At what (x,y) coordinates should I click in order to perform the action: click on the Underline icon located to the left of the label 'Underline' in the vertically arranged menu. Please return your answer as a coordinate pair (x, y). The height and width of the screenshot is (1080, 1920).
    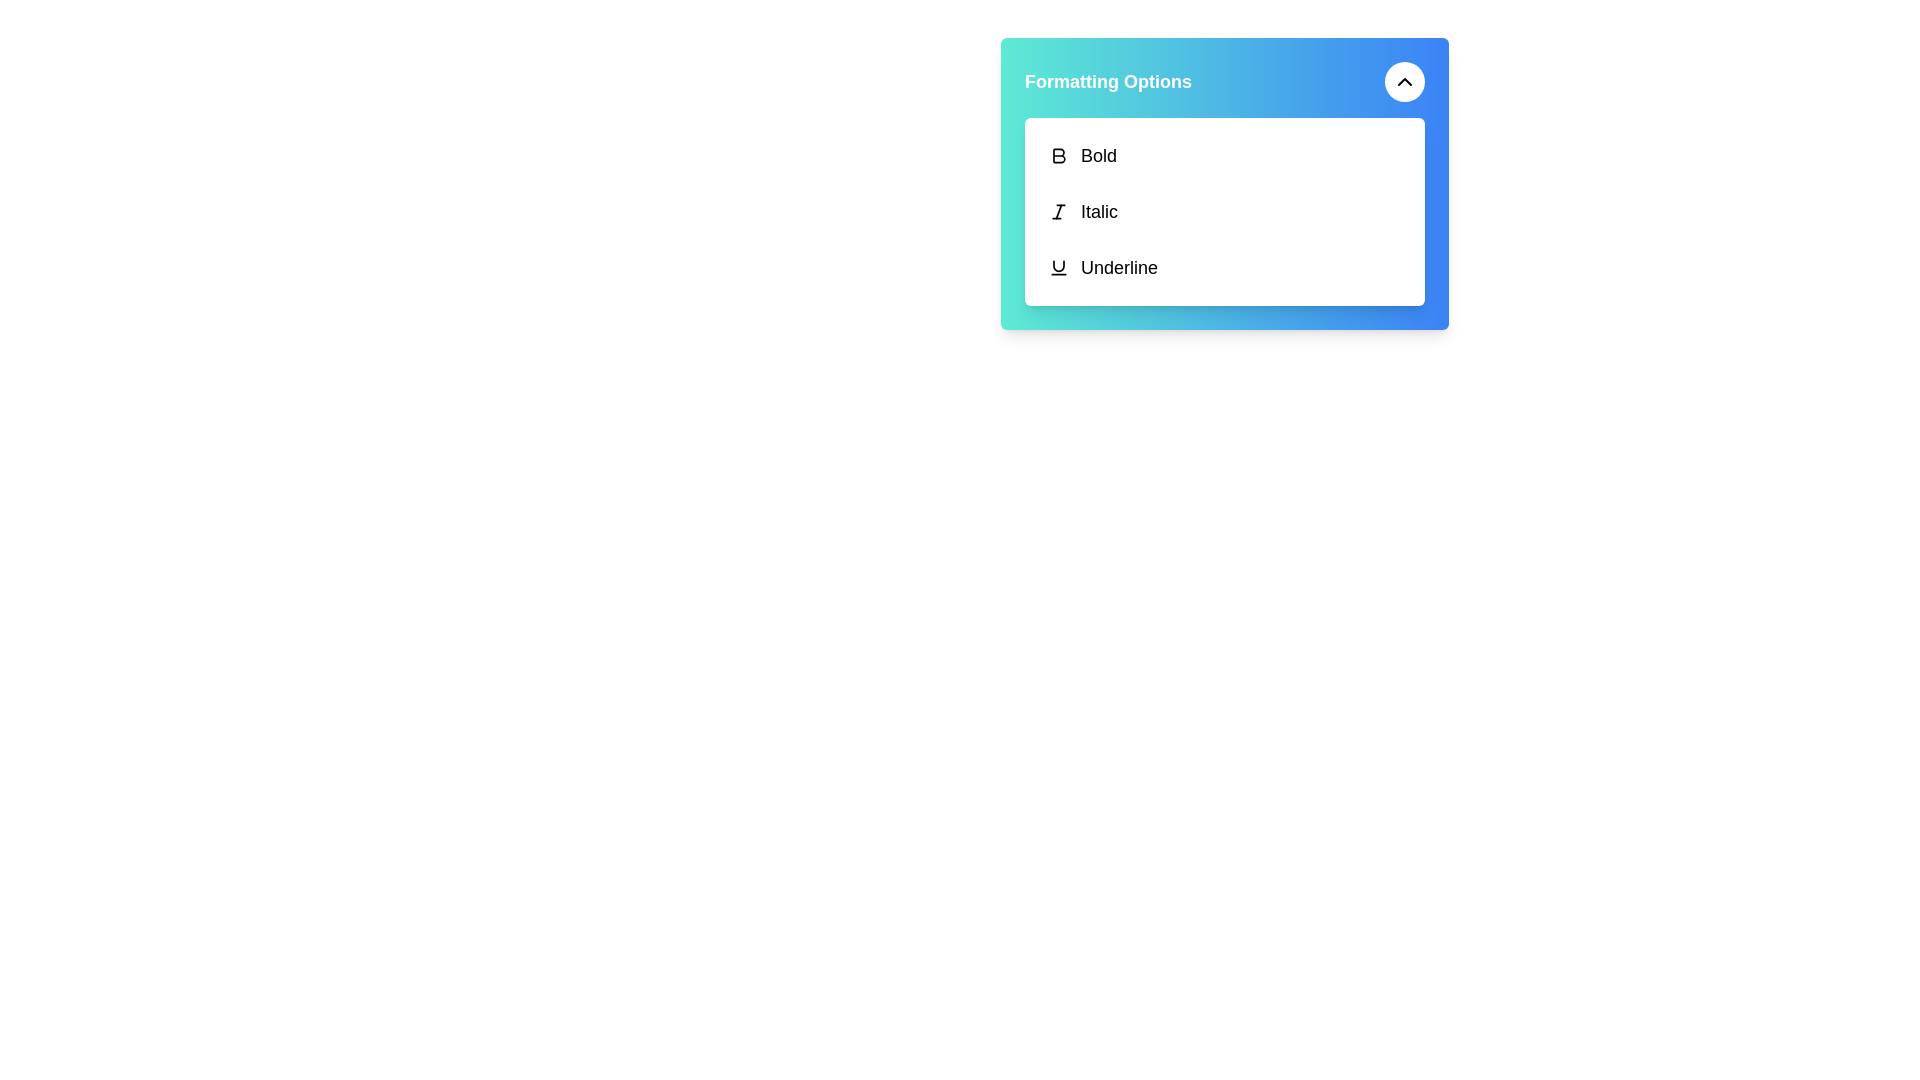
    Looking at the image, I should click on (1058, 266).